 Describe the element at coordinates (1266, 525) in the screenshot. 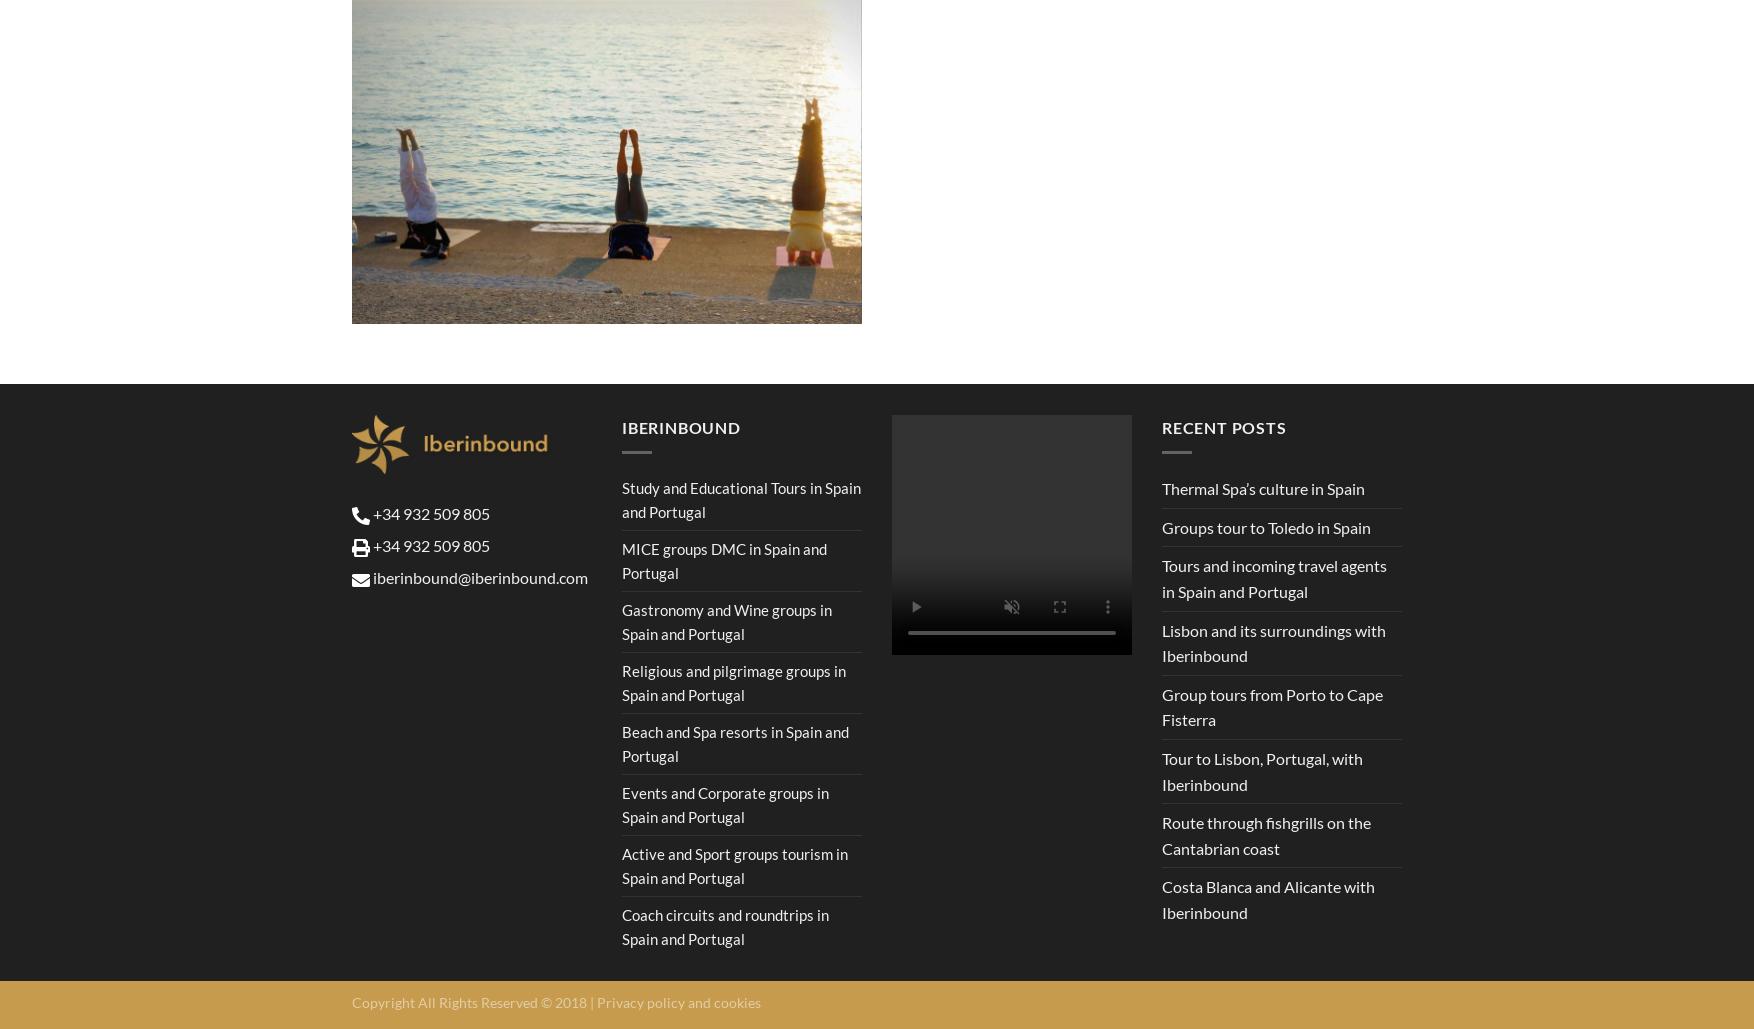

I see `'Groups tour to Toledo in Spain'` at that location.